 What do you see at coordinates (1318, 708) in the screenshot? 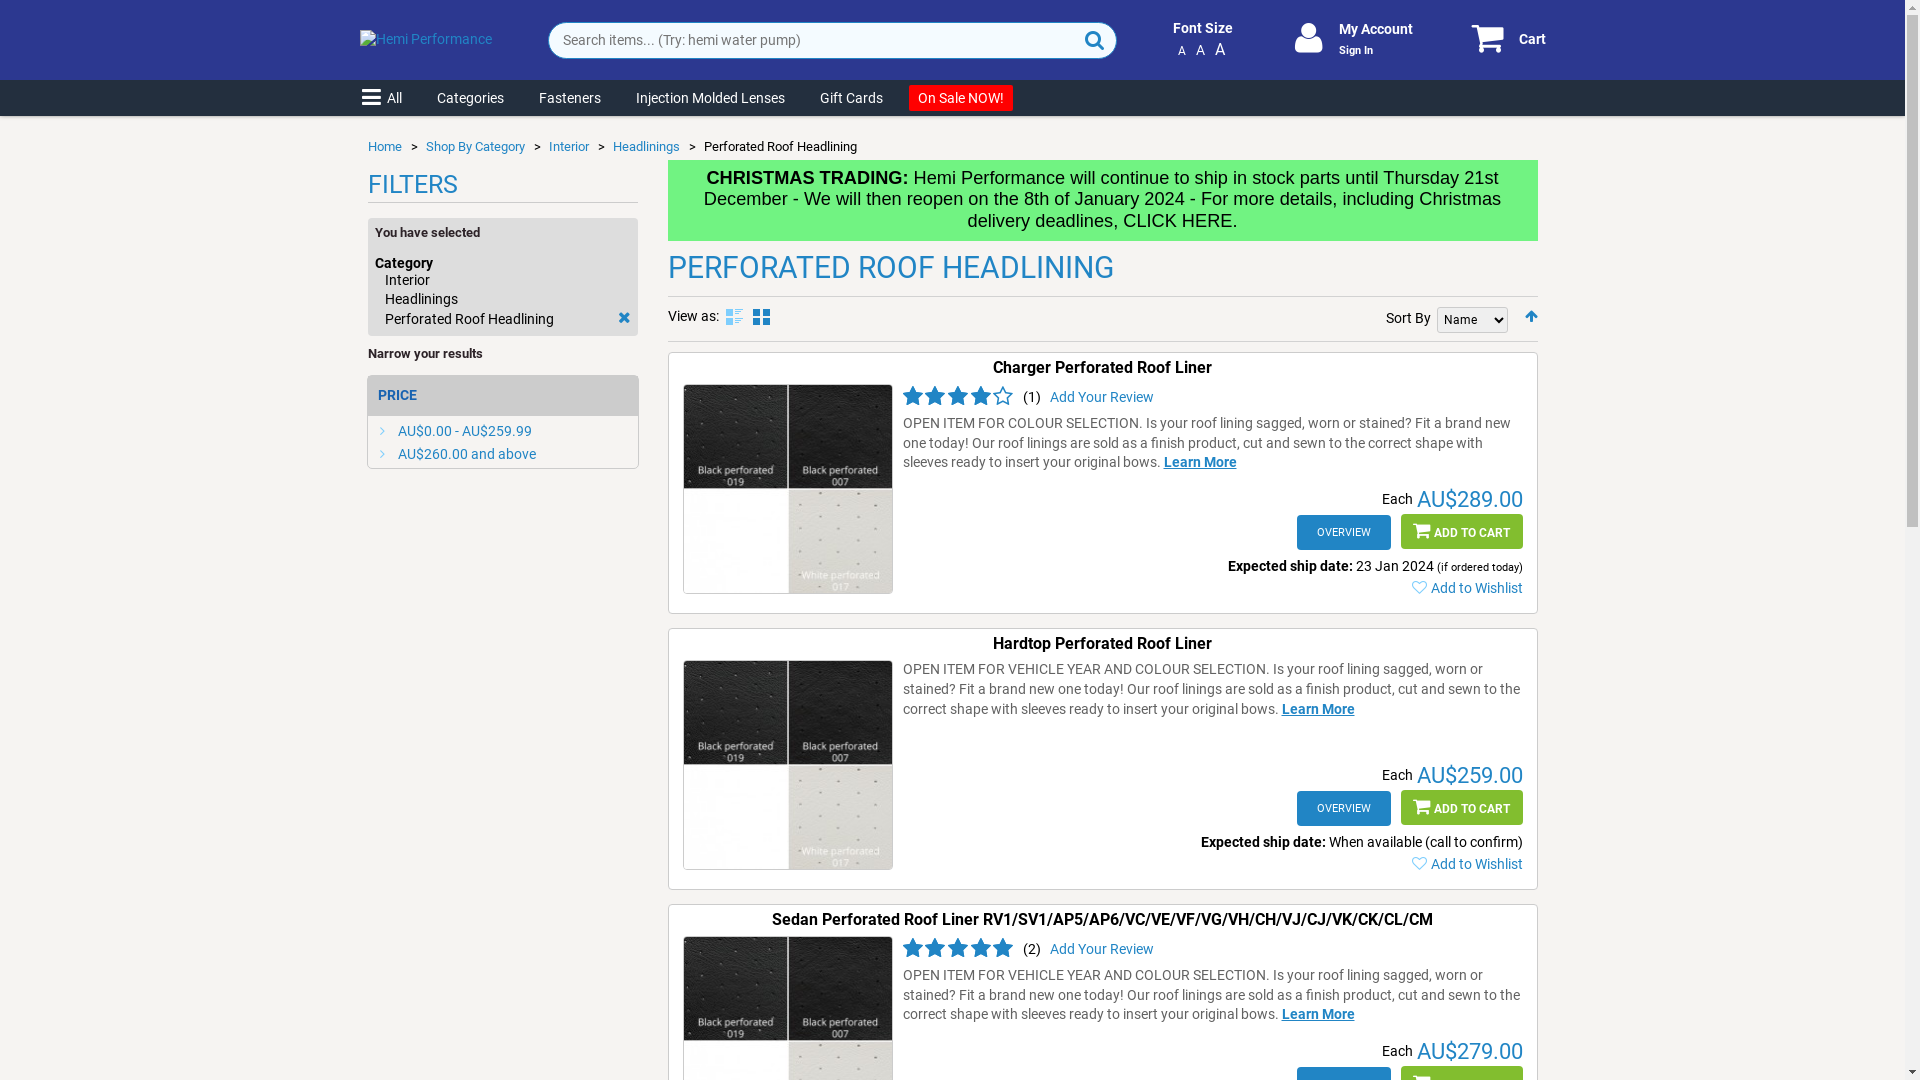
I see `'Learn More'` at bounding box center [1318, 708].